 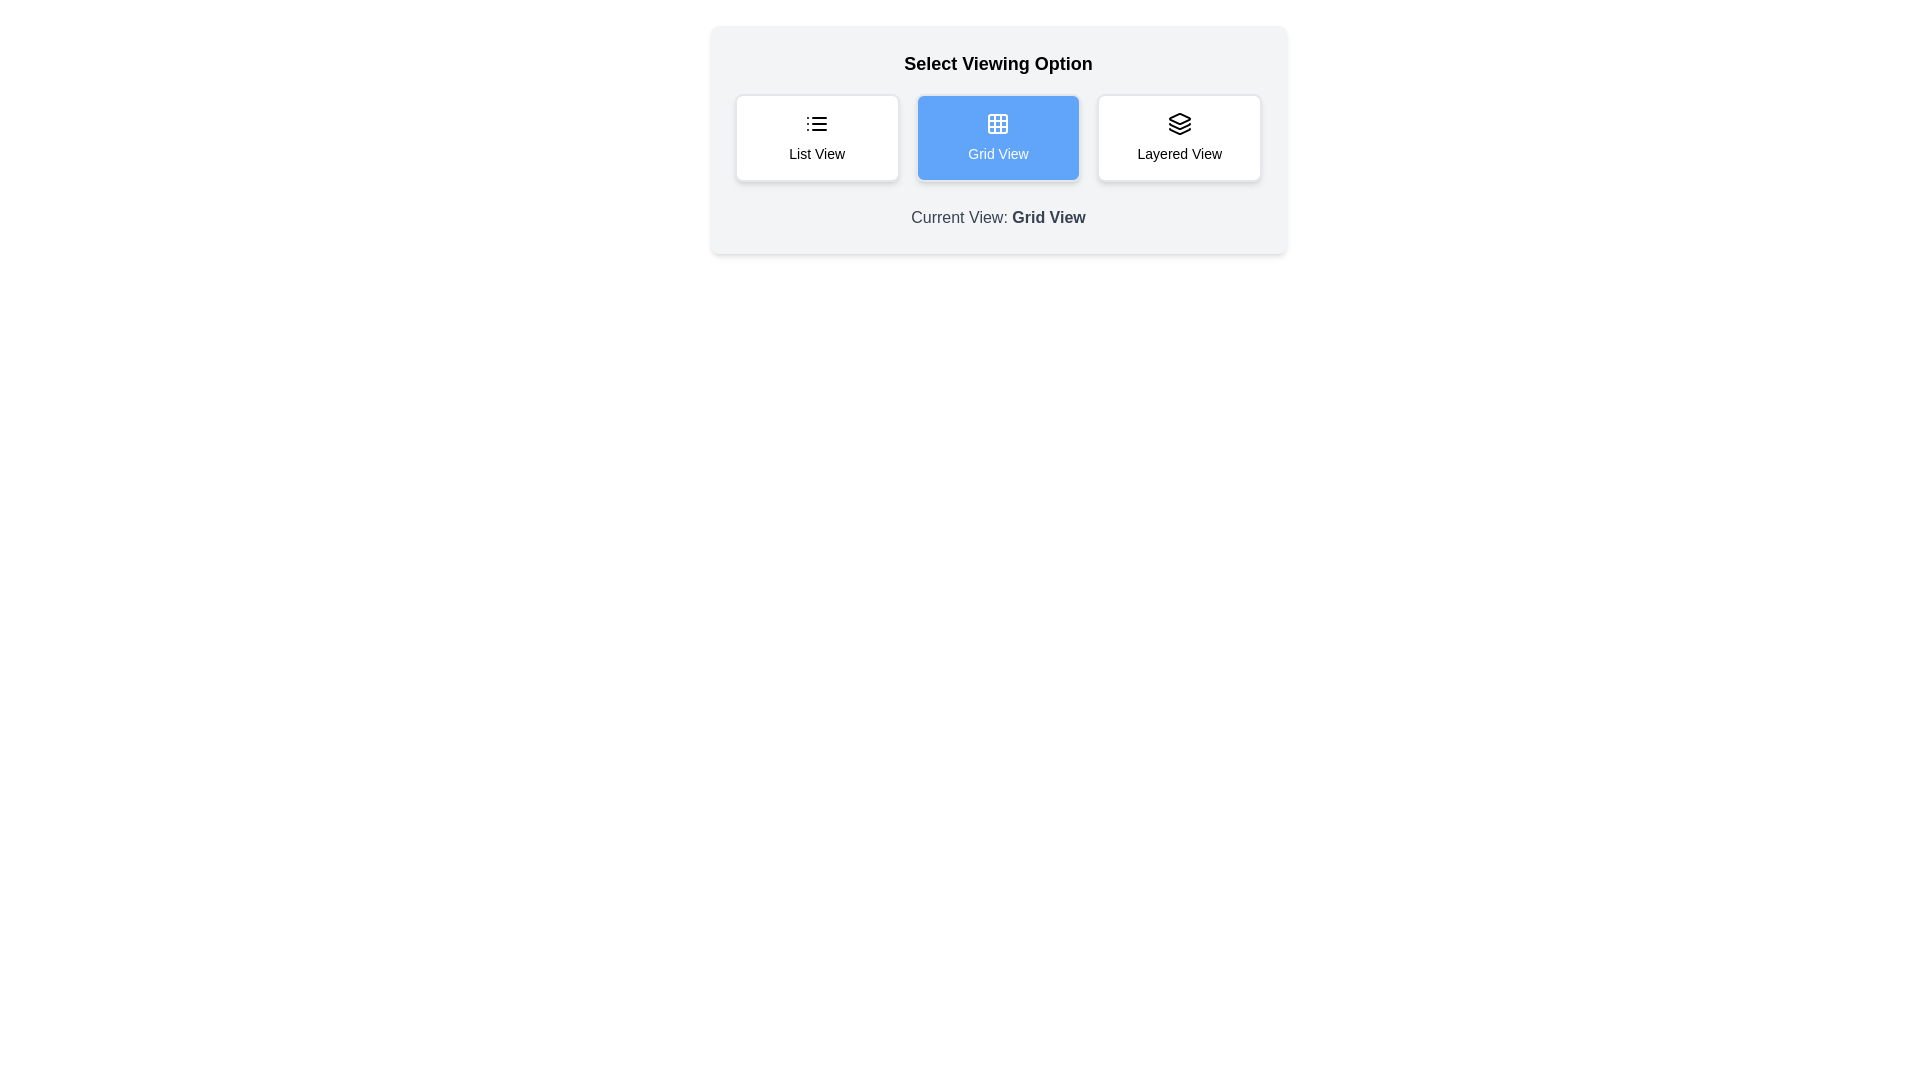 I want to click on the 'Layered View' icon located at the top center of the 'Layered View' card, so click(x=1179, y=123).